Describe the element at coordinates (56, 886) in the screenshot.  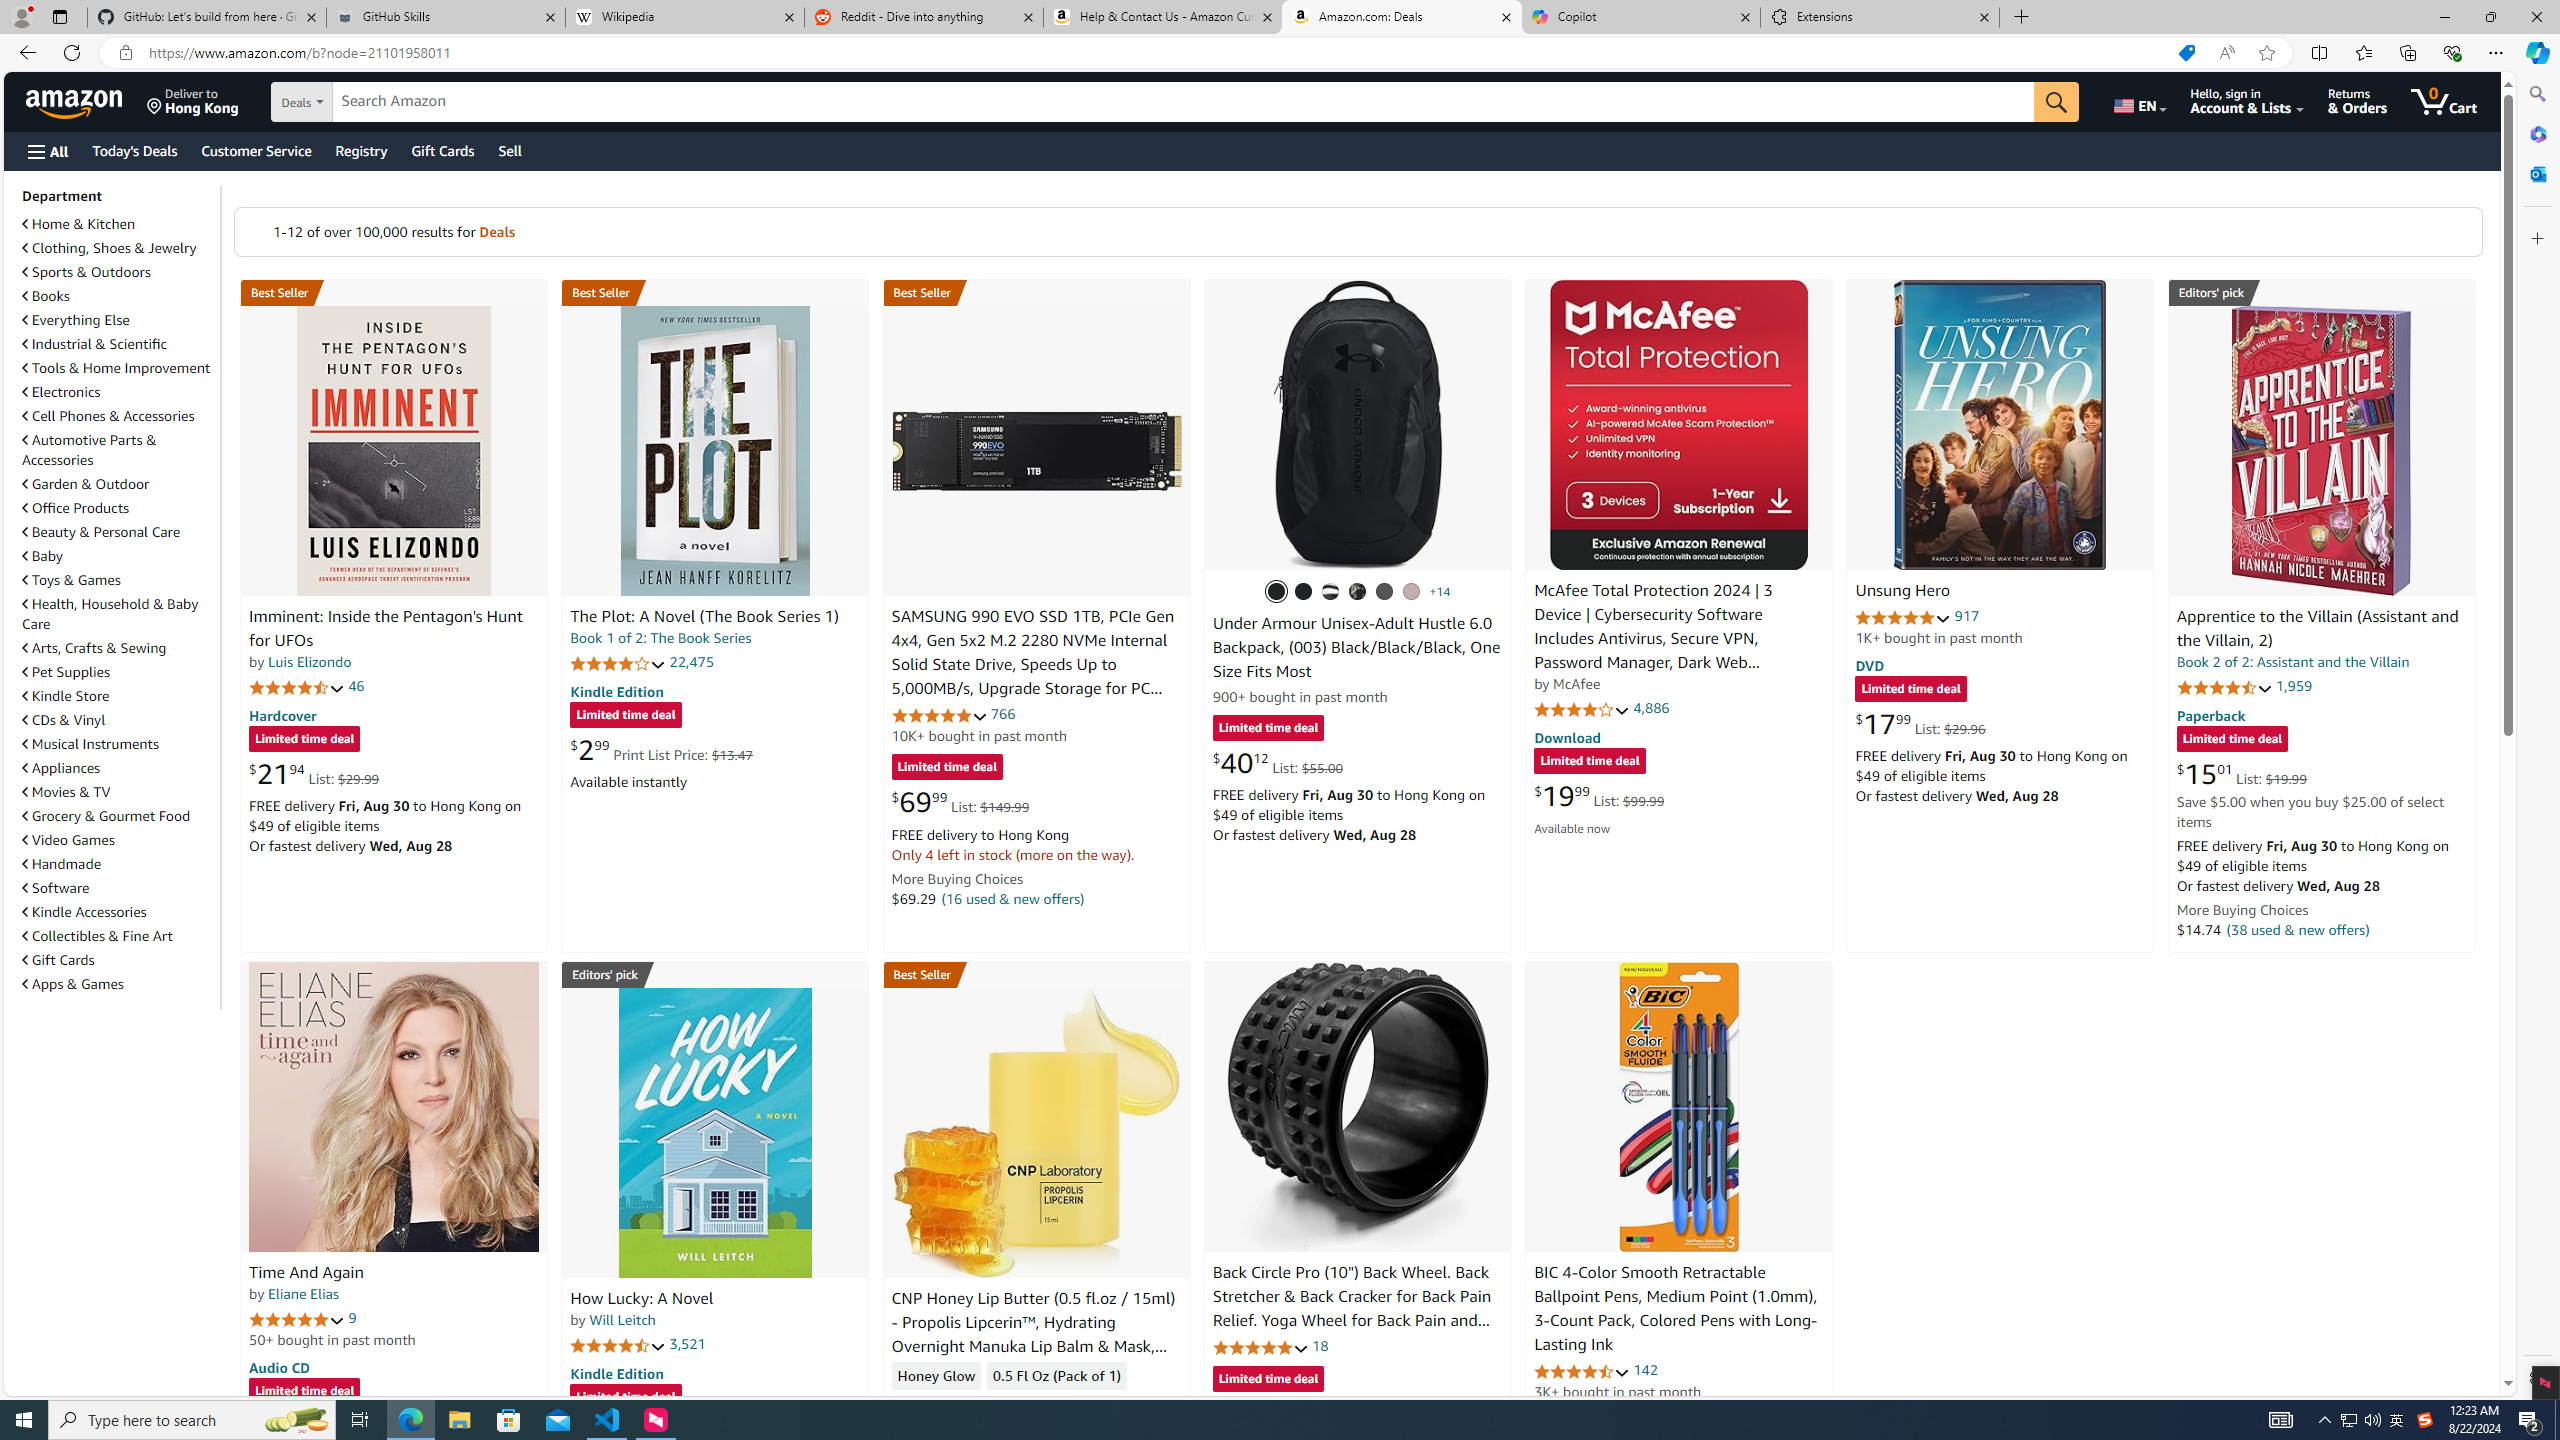
I see `'Software'` at that location.